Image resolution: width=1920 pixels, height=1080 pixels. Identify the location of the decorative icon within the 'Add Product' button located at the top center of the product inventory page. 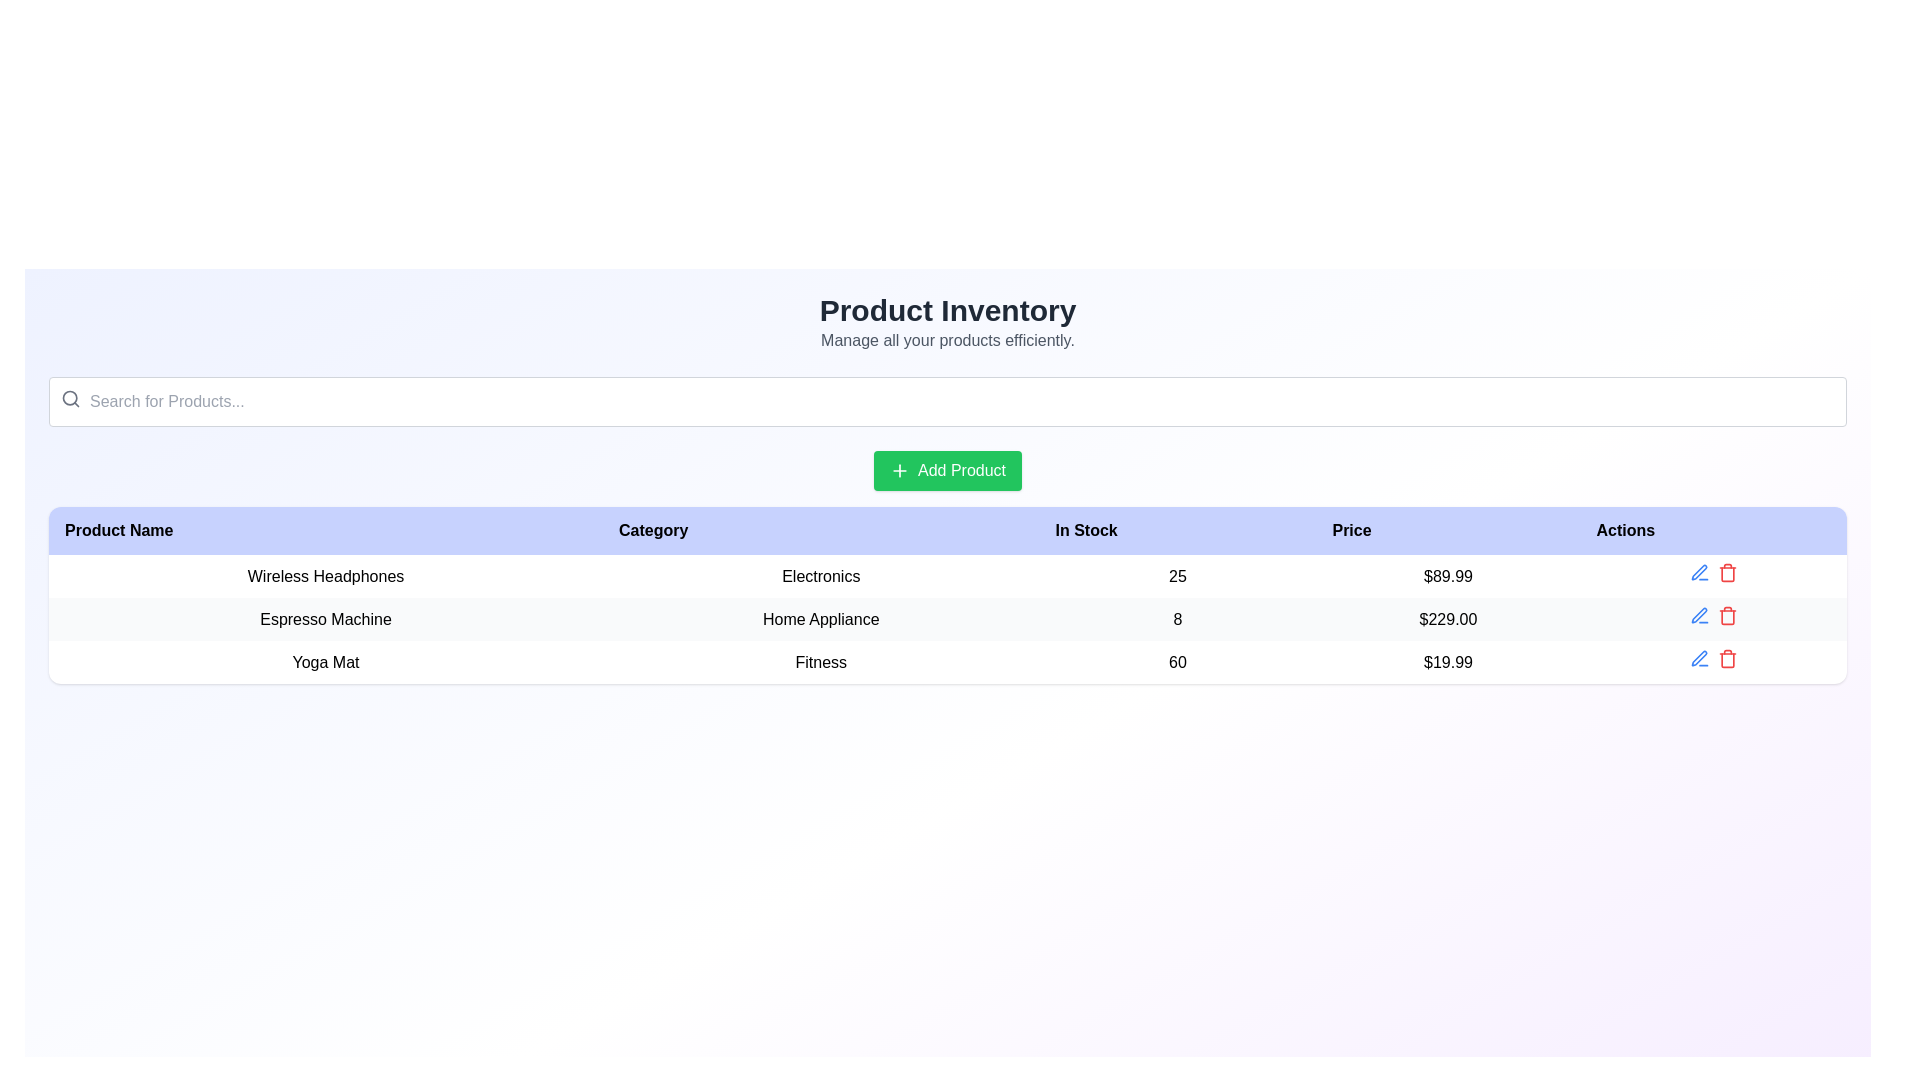
(898, 470).